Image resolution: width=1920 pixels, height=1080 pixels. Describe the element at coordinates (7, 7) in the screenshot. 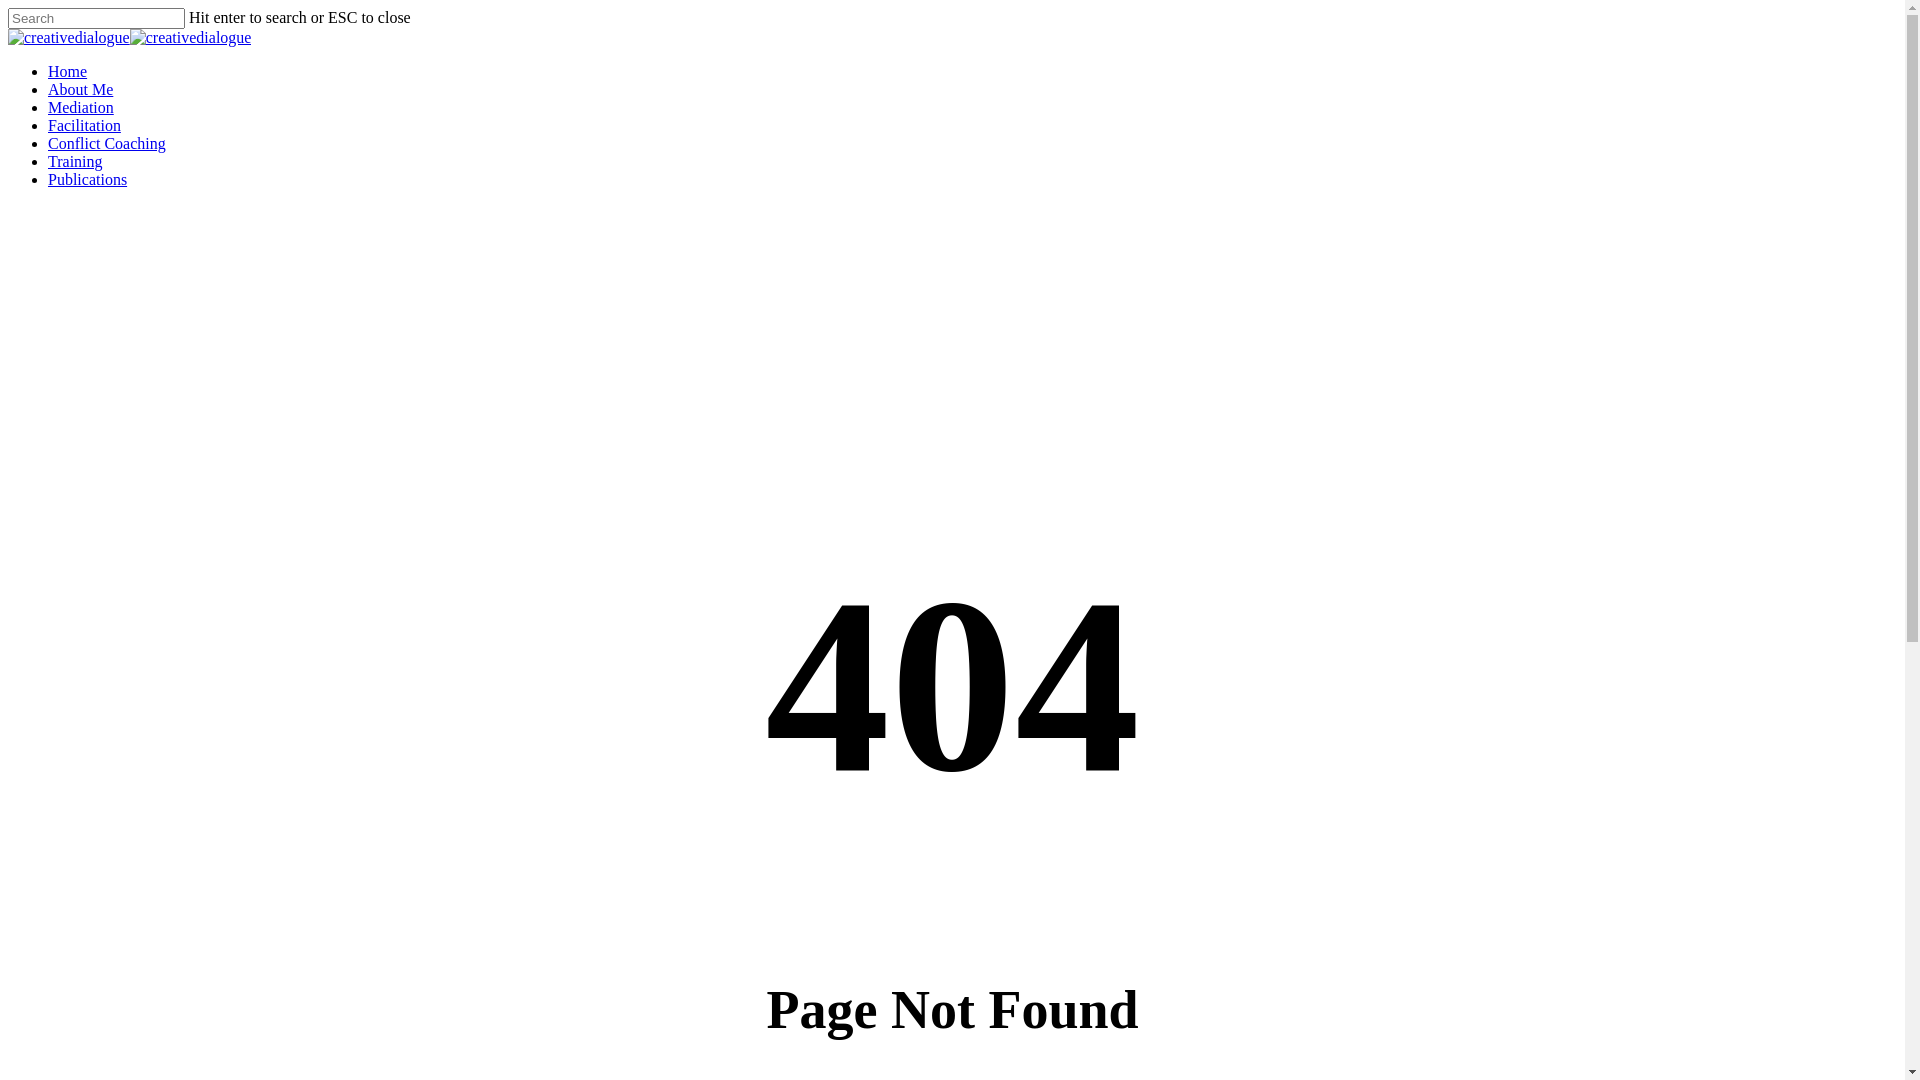

I see `'Skip to main content'` at that location.